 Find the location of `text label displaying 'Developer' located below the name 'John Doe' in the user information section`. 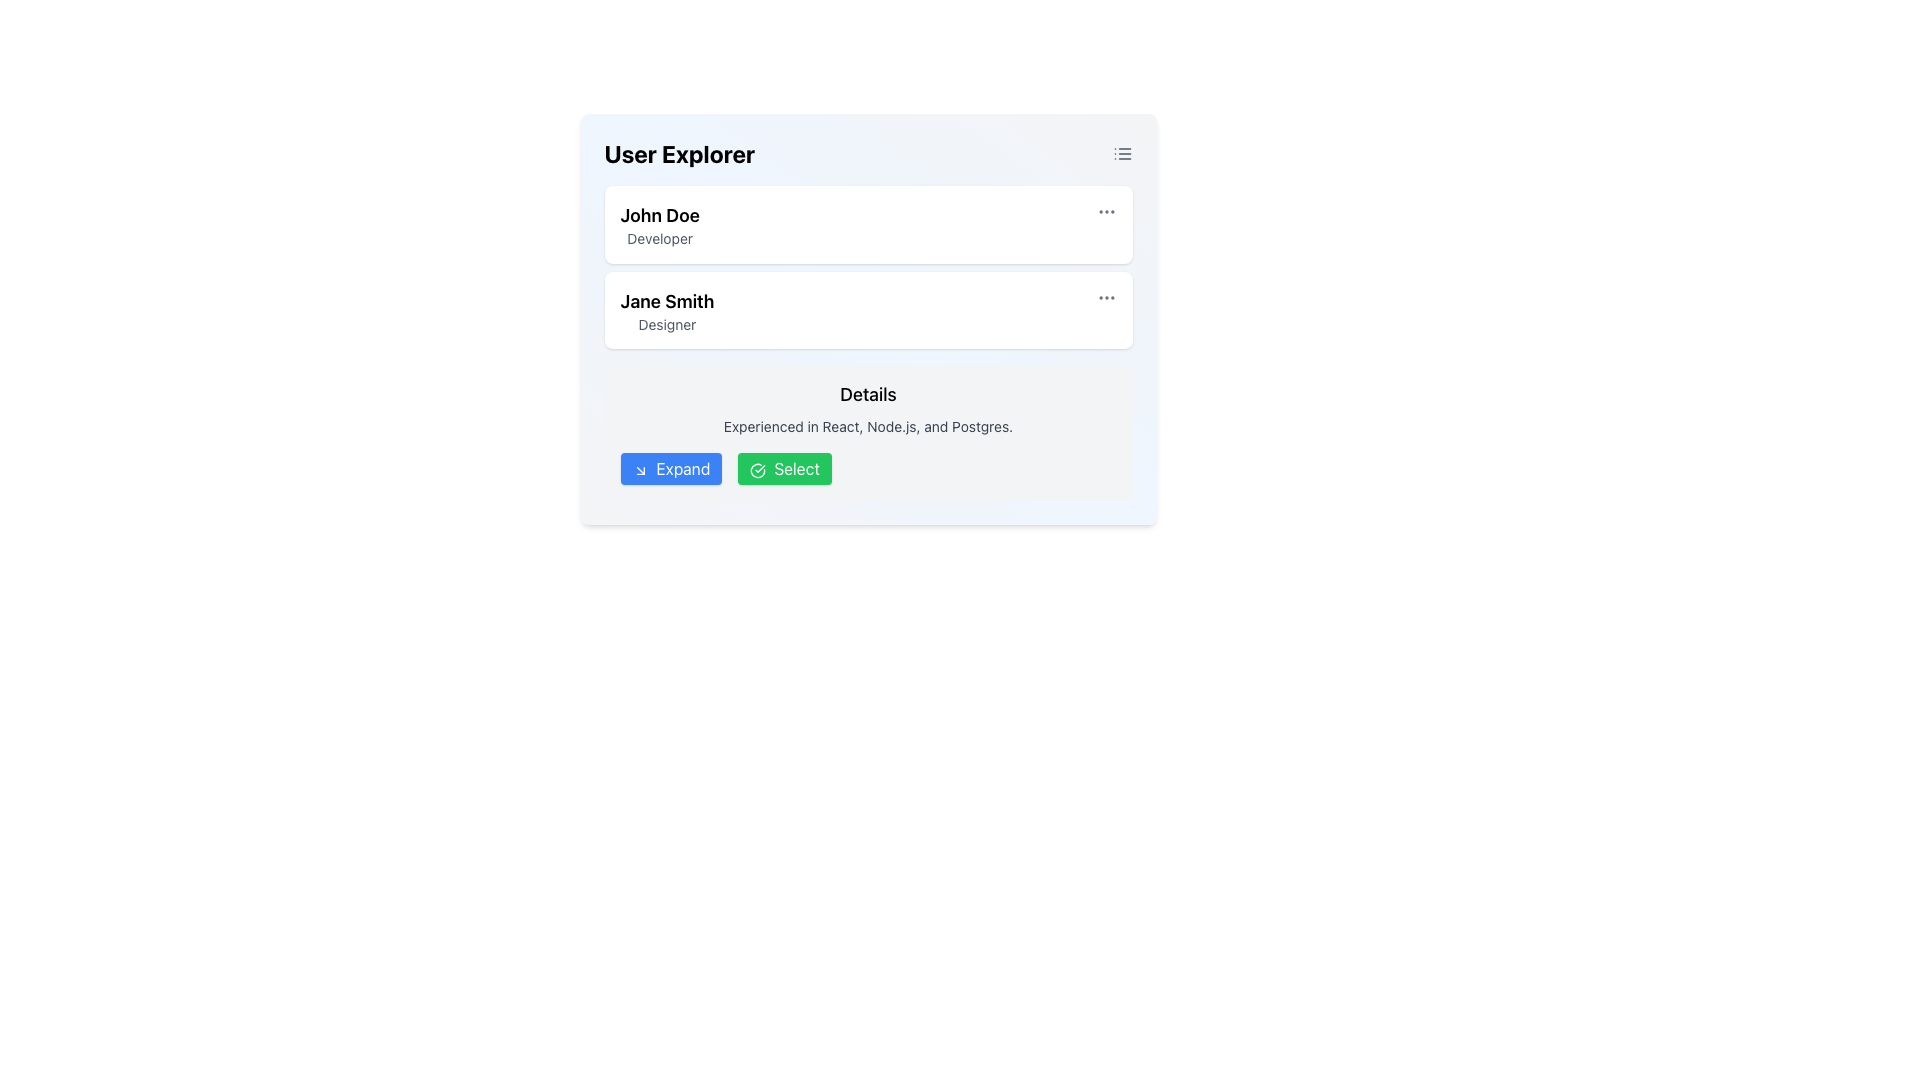

text label displaying 'Developer' located below the name 'John Doe' in the user information section is located at coordinates (660, 237).